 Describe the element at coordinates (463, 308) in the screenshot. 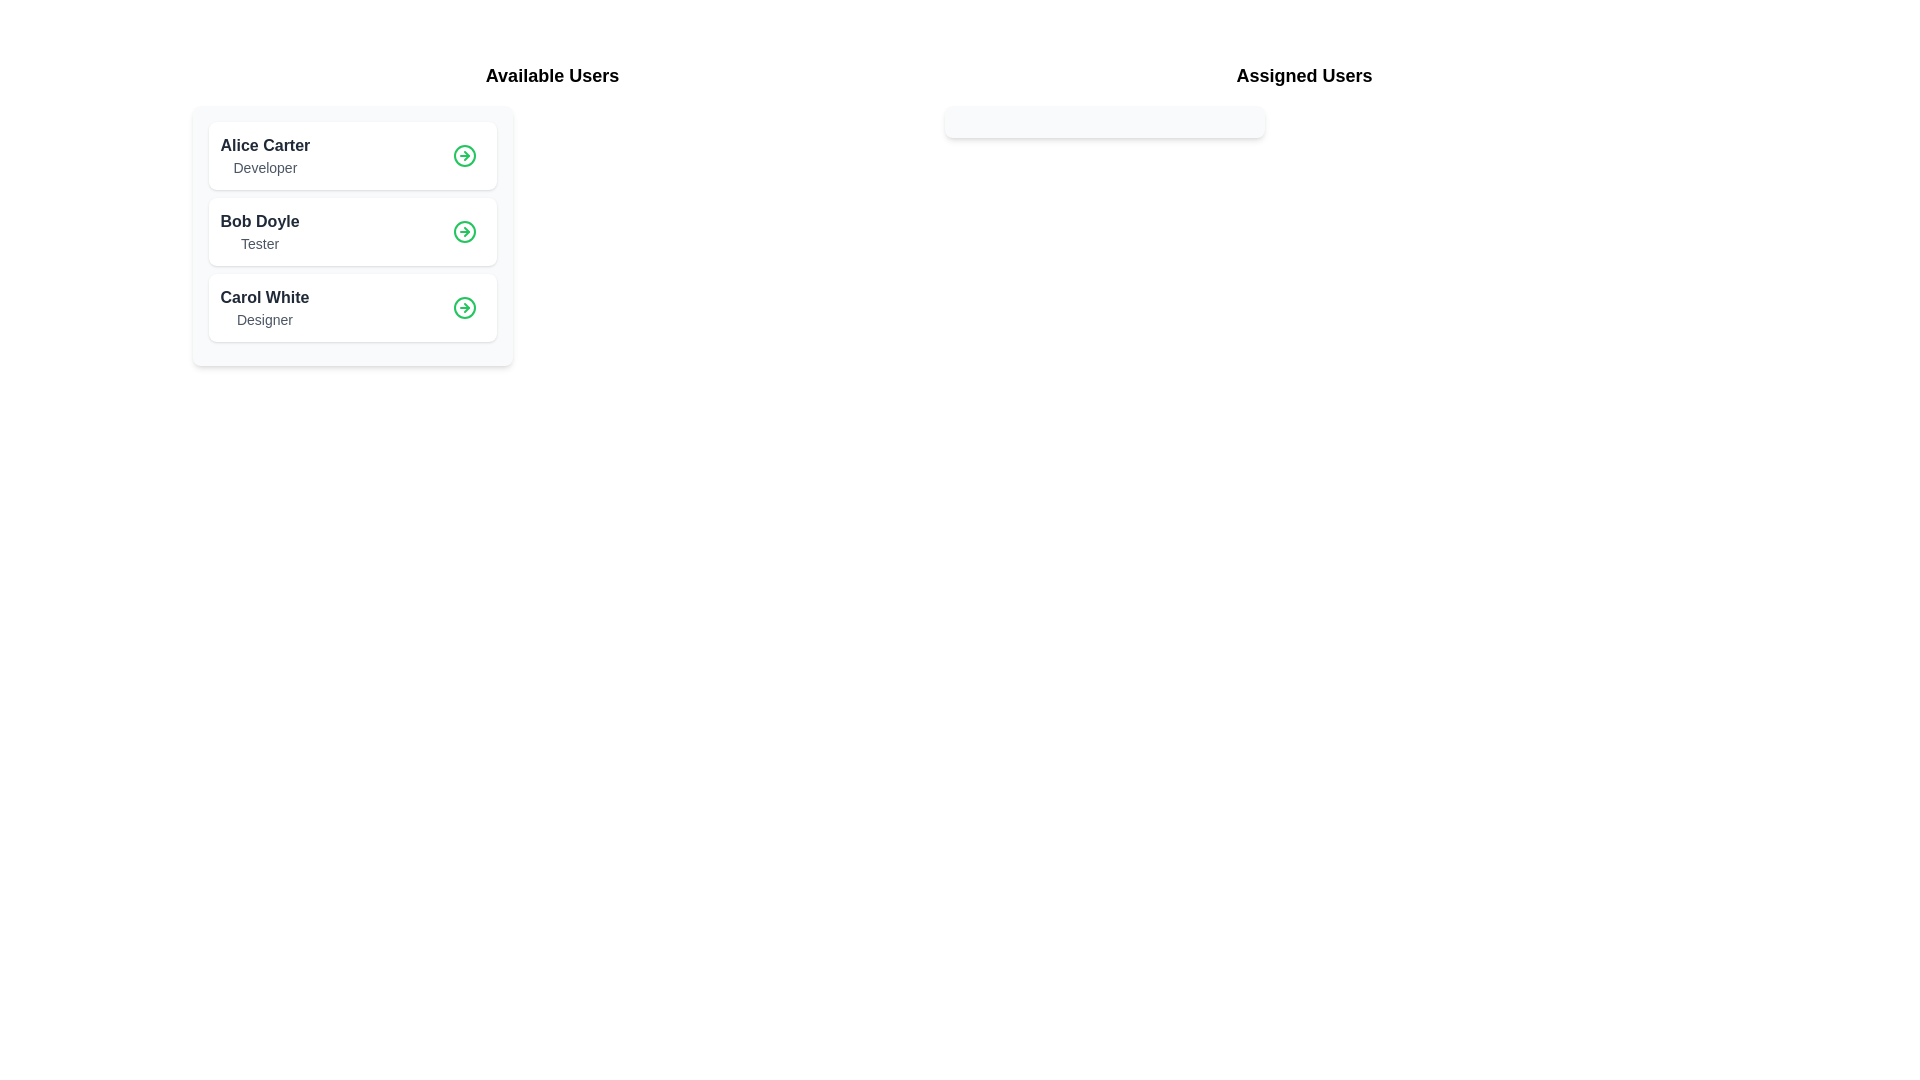

I see `details button for the user Carol White in the 'Available Users' list` at that location.